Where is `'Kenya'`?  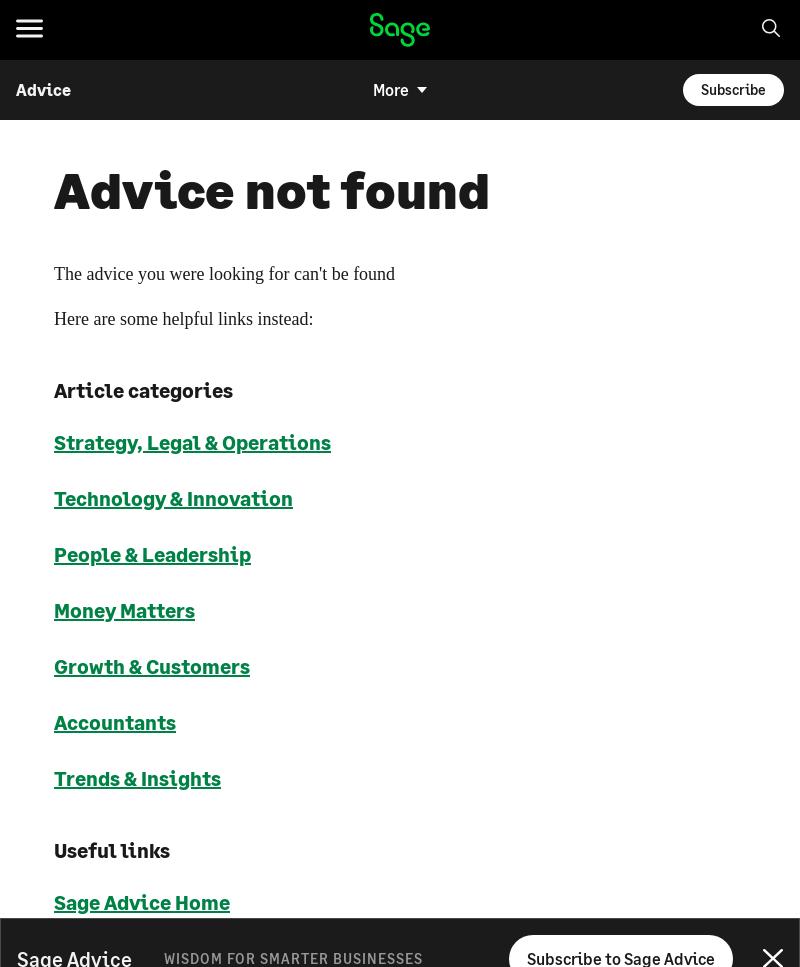
'Kenya' is located at coordinates (430, 527).